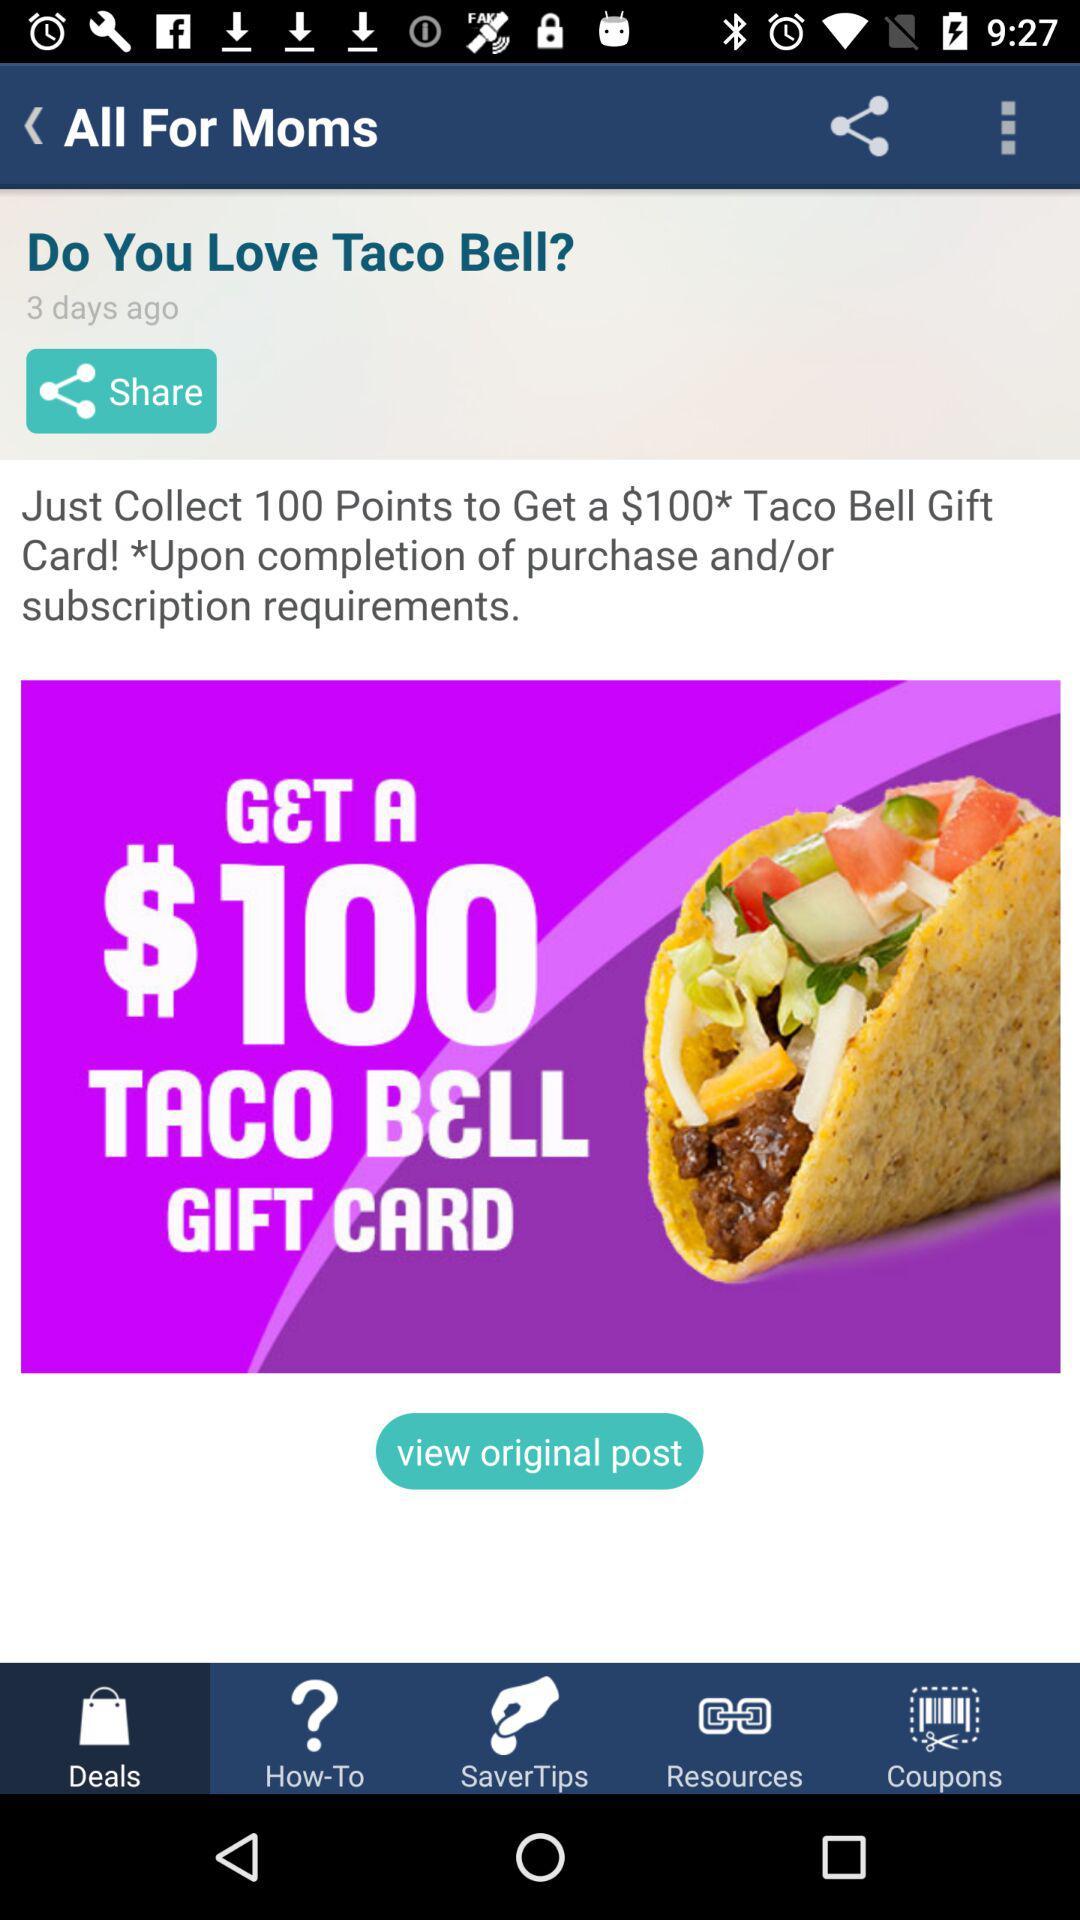  Describe the element at coordinates (858, 124) in the screenshot. I see `share icon` at that location.